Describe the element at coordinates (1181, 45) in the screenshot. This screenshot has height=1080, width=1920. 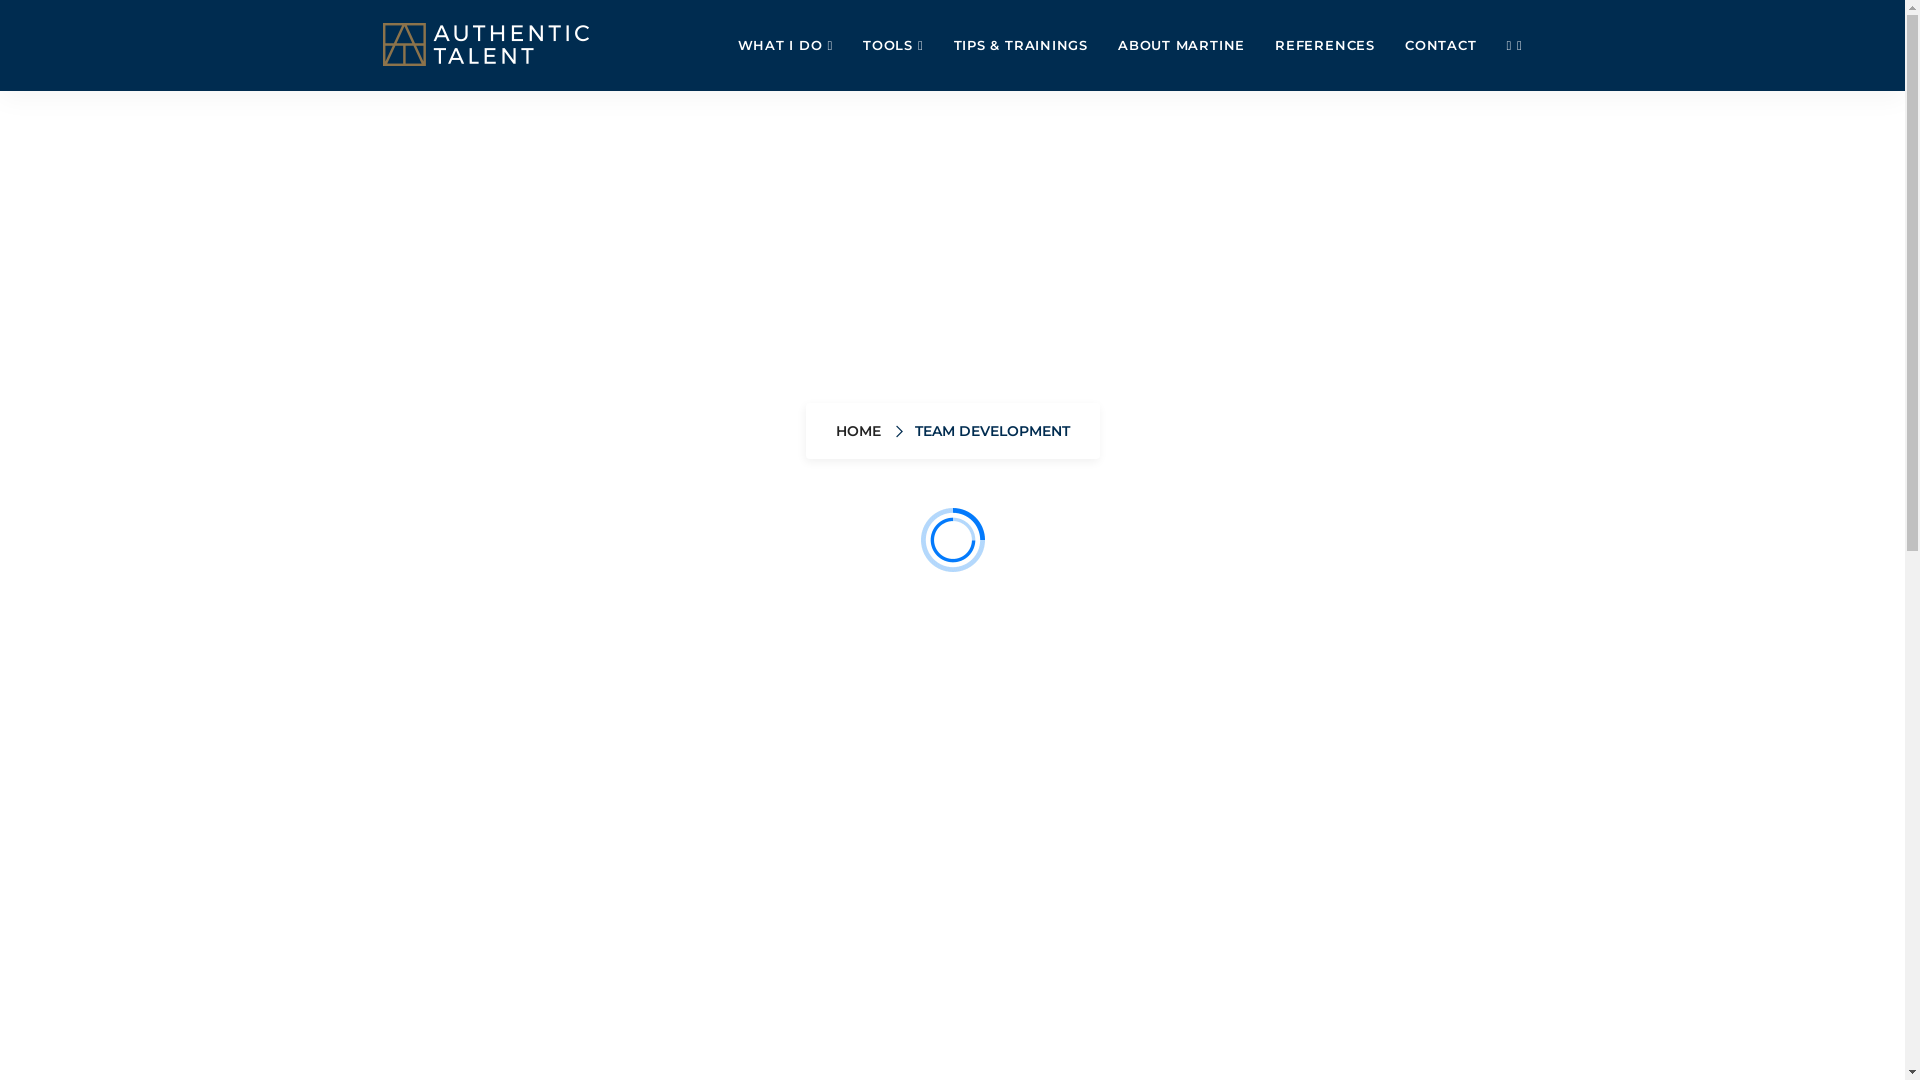
I see `'ABOUT MARTINE'` at that location.